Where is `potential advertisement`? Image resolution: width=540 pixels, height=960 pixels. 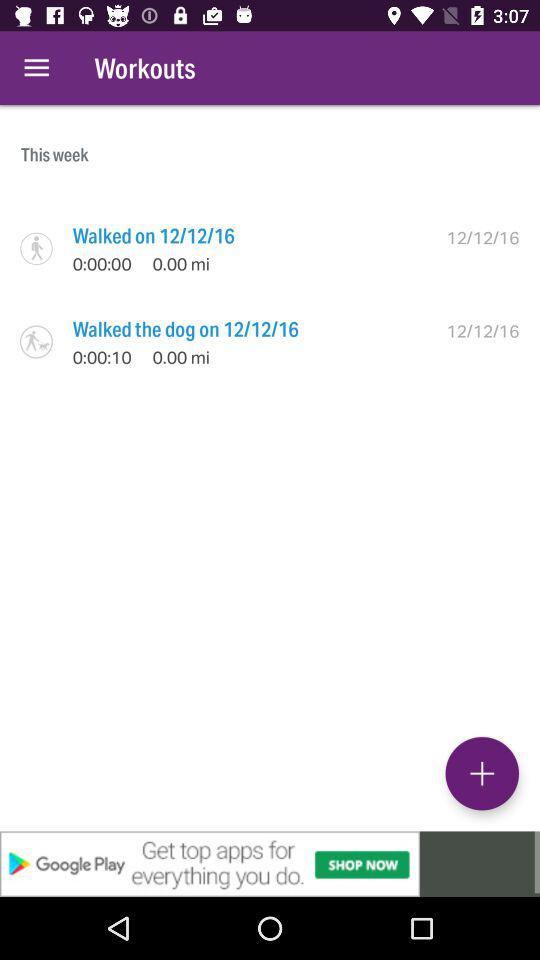 potential advertisement is located at coordinates (270, 863).